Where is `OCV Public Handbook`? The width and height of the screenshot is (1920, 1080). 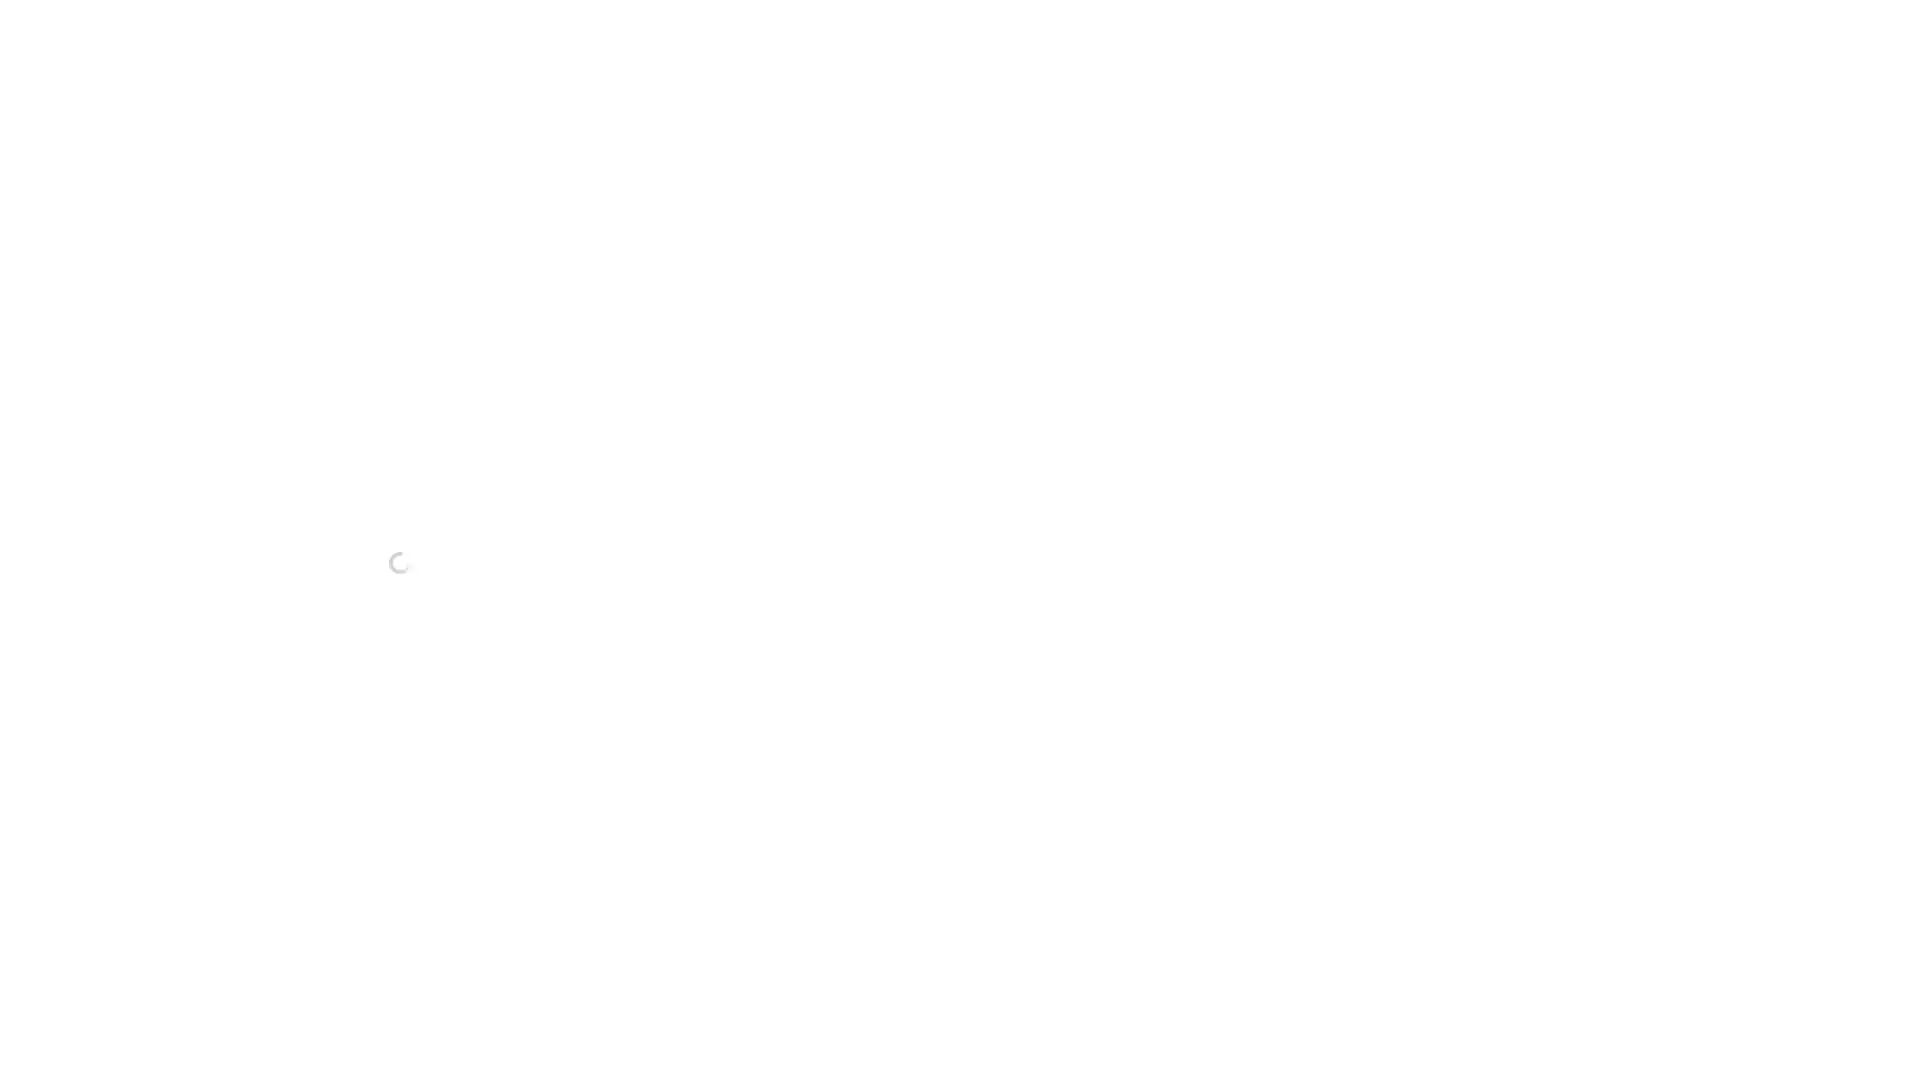 OCV Public Handbook is located at coordinates (107, 22).